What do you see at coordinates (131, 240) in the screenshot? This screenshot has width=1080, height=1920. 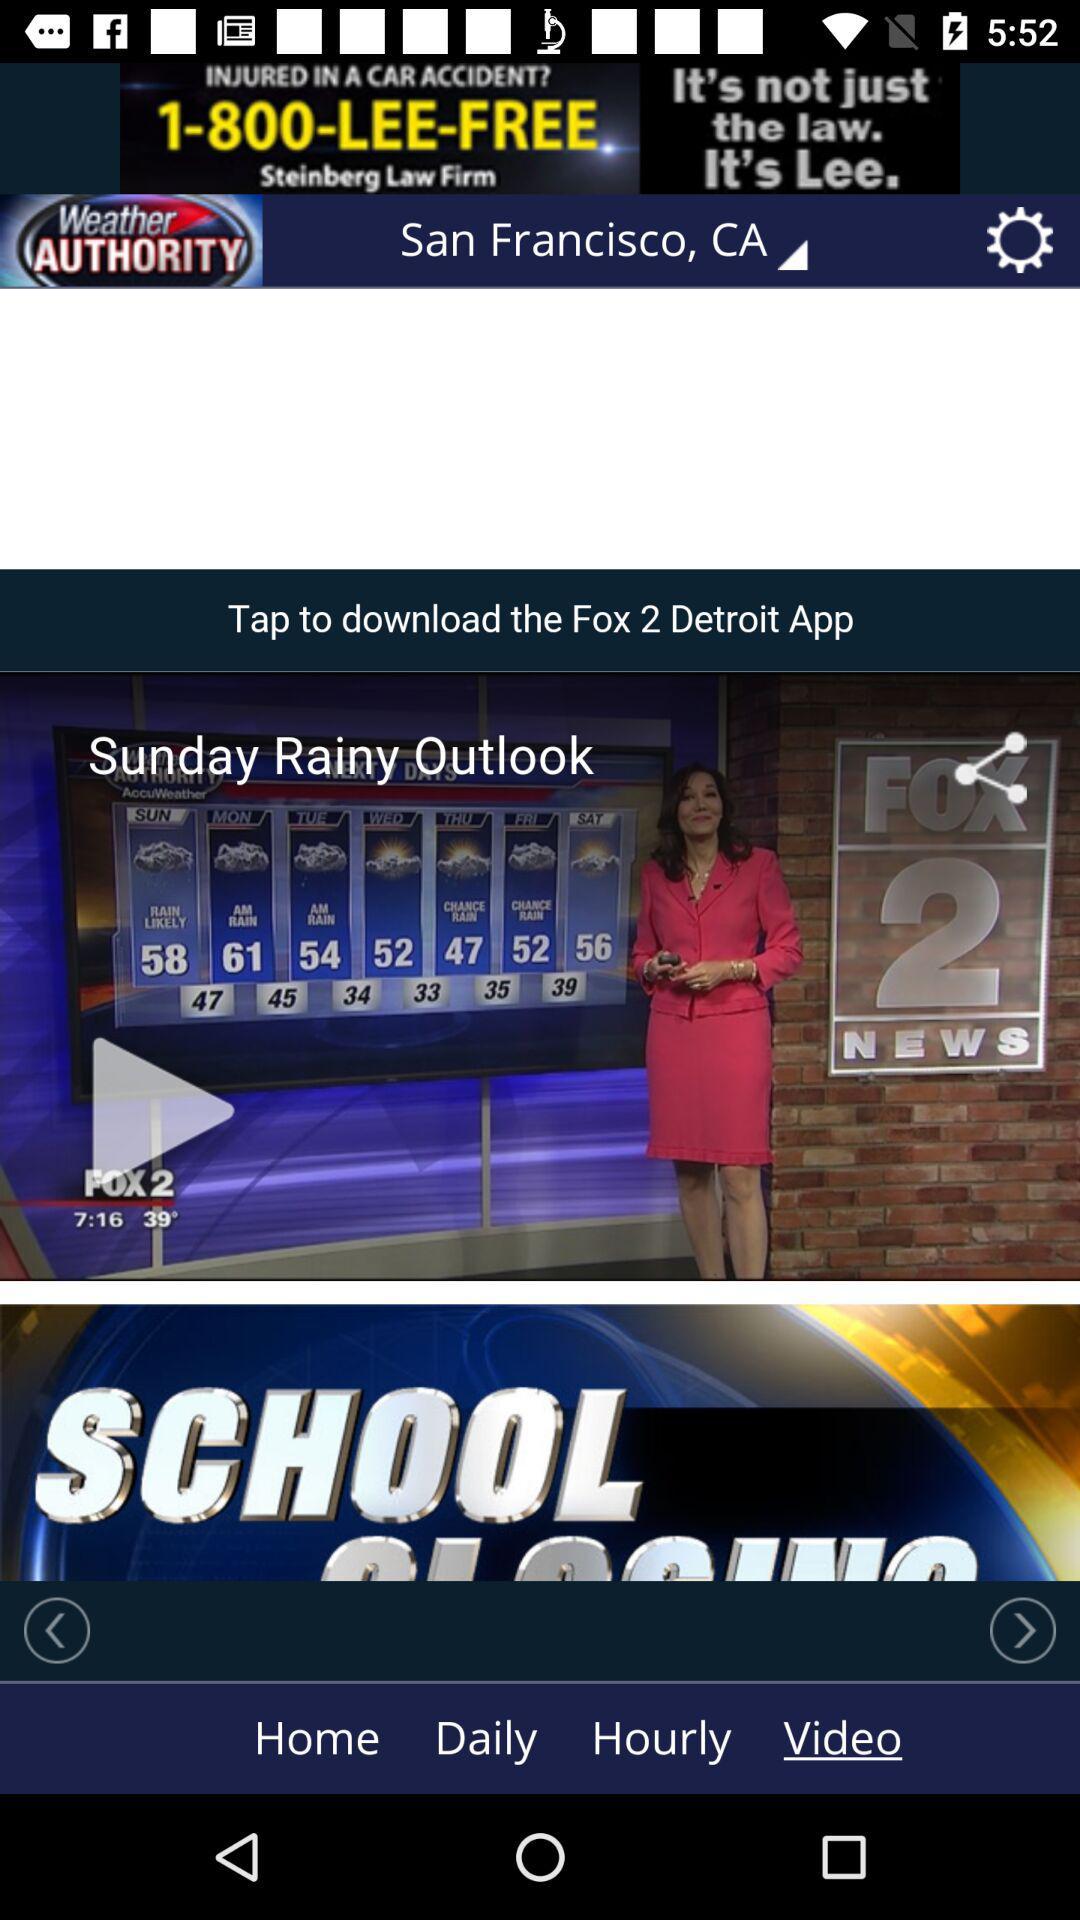 I see `weather button` at bounding box center [131, 240].